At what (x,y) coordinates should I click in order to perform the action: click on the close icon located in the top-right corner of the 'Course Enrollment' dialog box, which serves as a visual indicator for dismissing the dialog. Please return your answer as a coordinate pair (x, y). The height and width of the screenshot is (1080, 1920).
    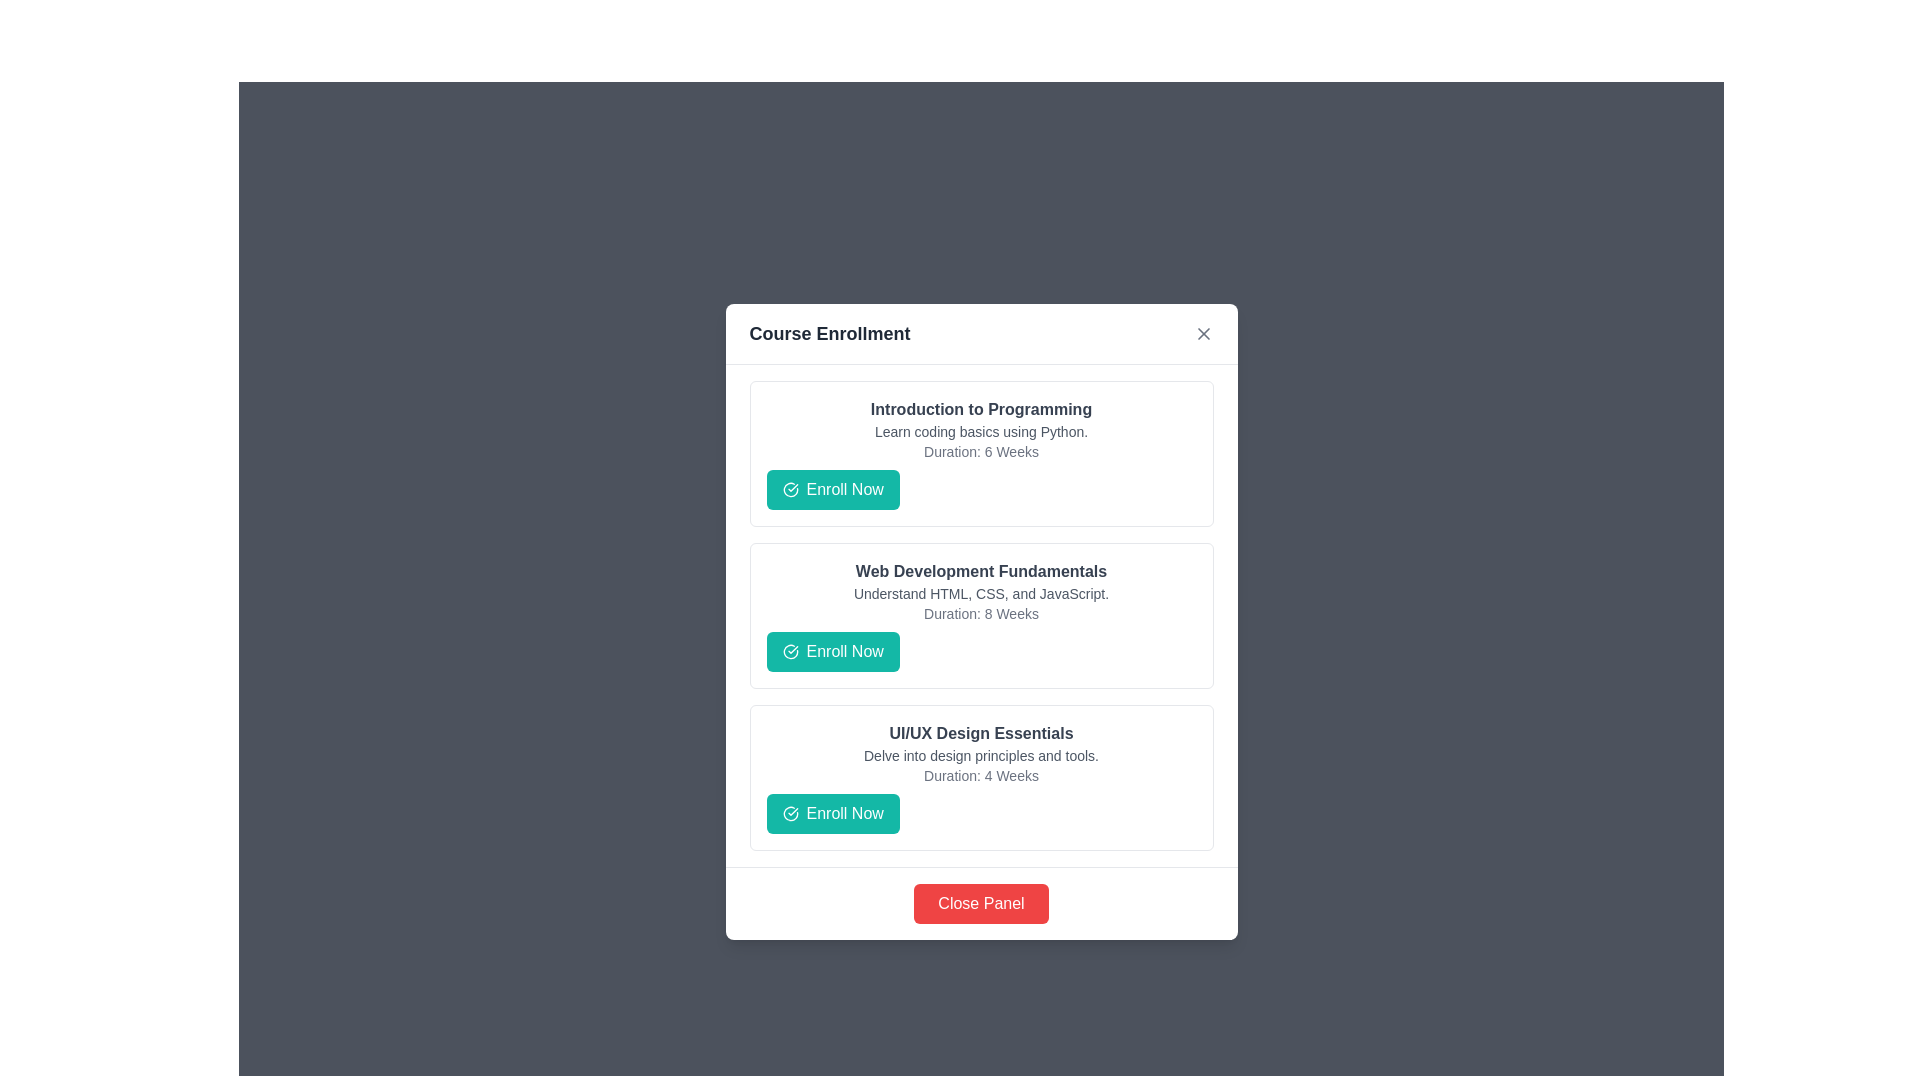
    Looking at the image, I should click on (1202, 333).